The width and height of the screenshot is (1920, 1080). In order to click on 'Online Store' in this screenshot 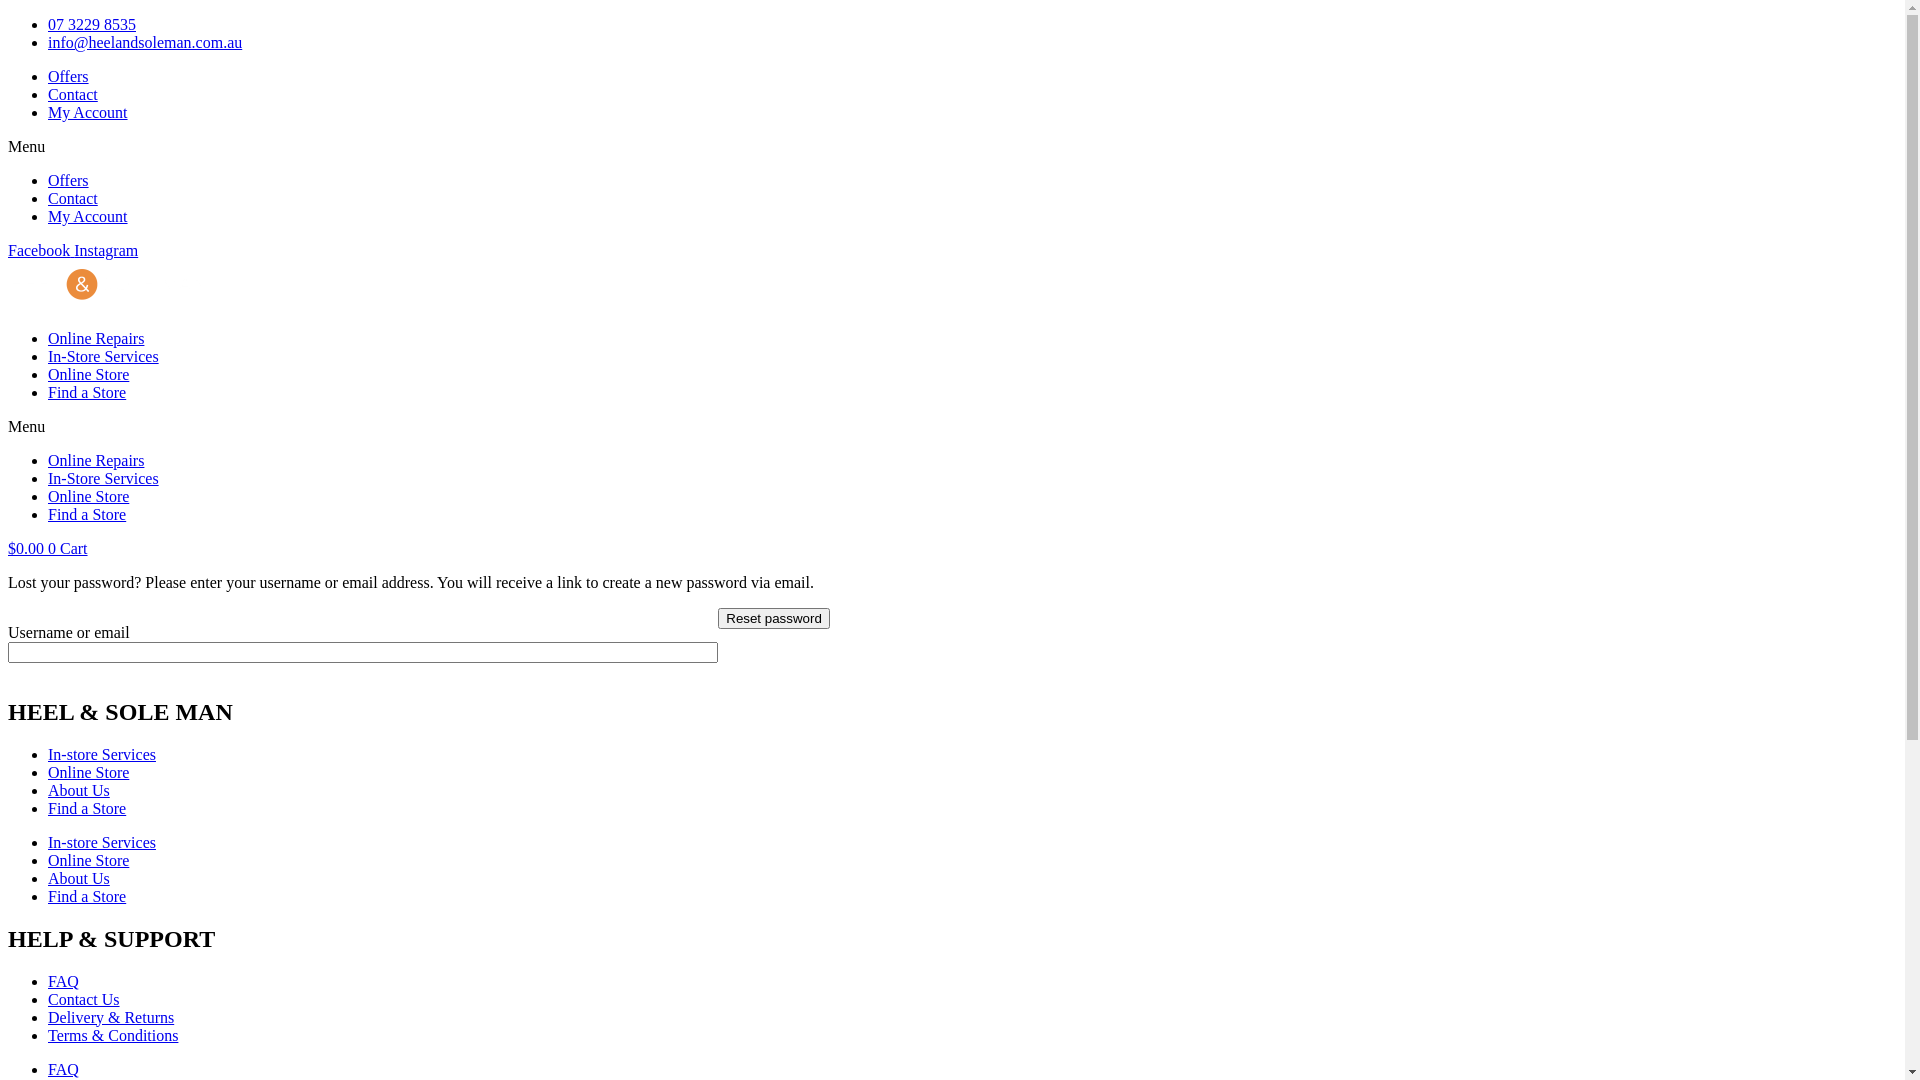, I will do `click(87, 771)`.